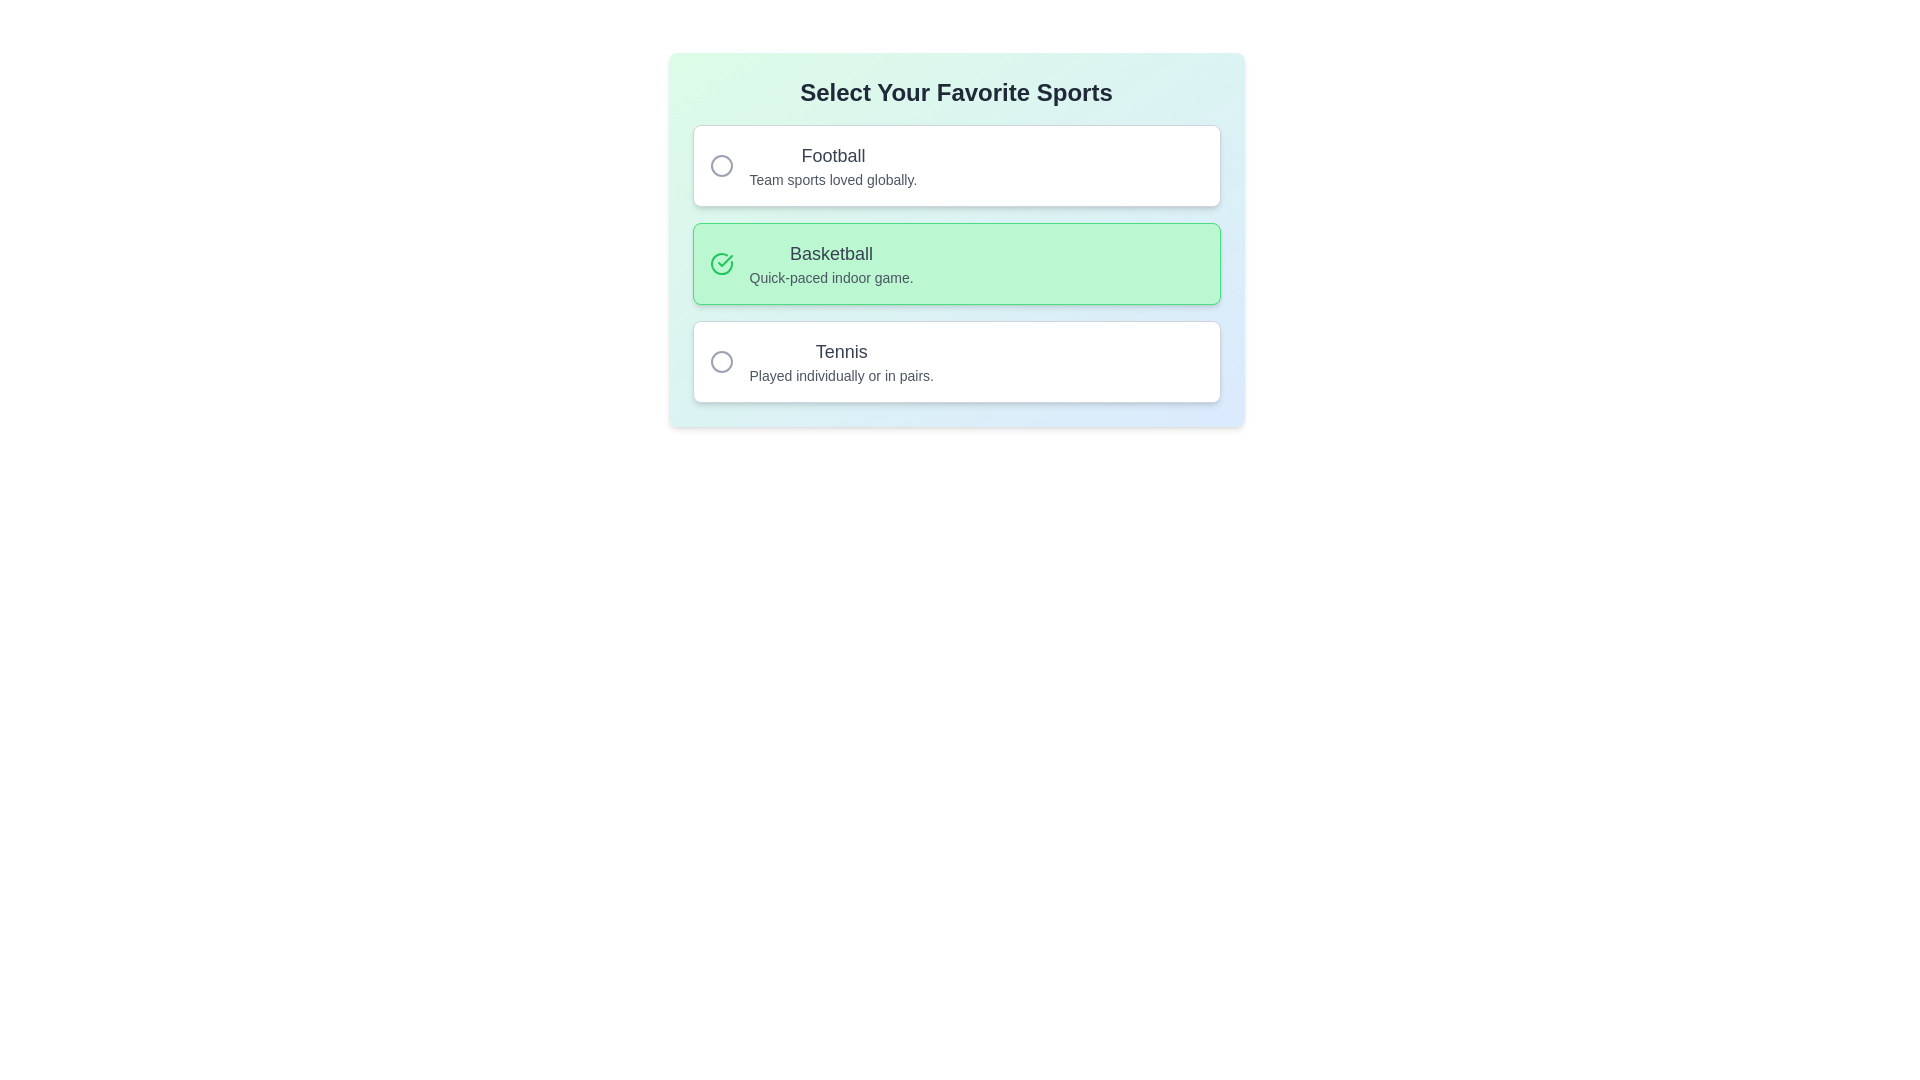 The image size is (1920, 1080). I want to click on the 'Basketball' selectable card, so click(955, 262).